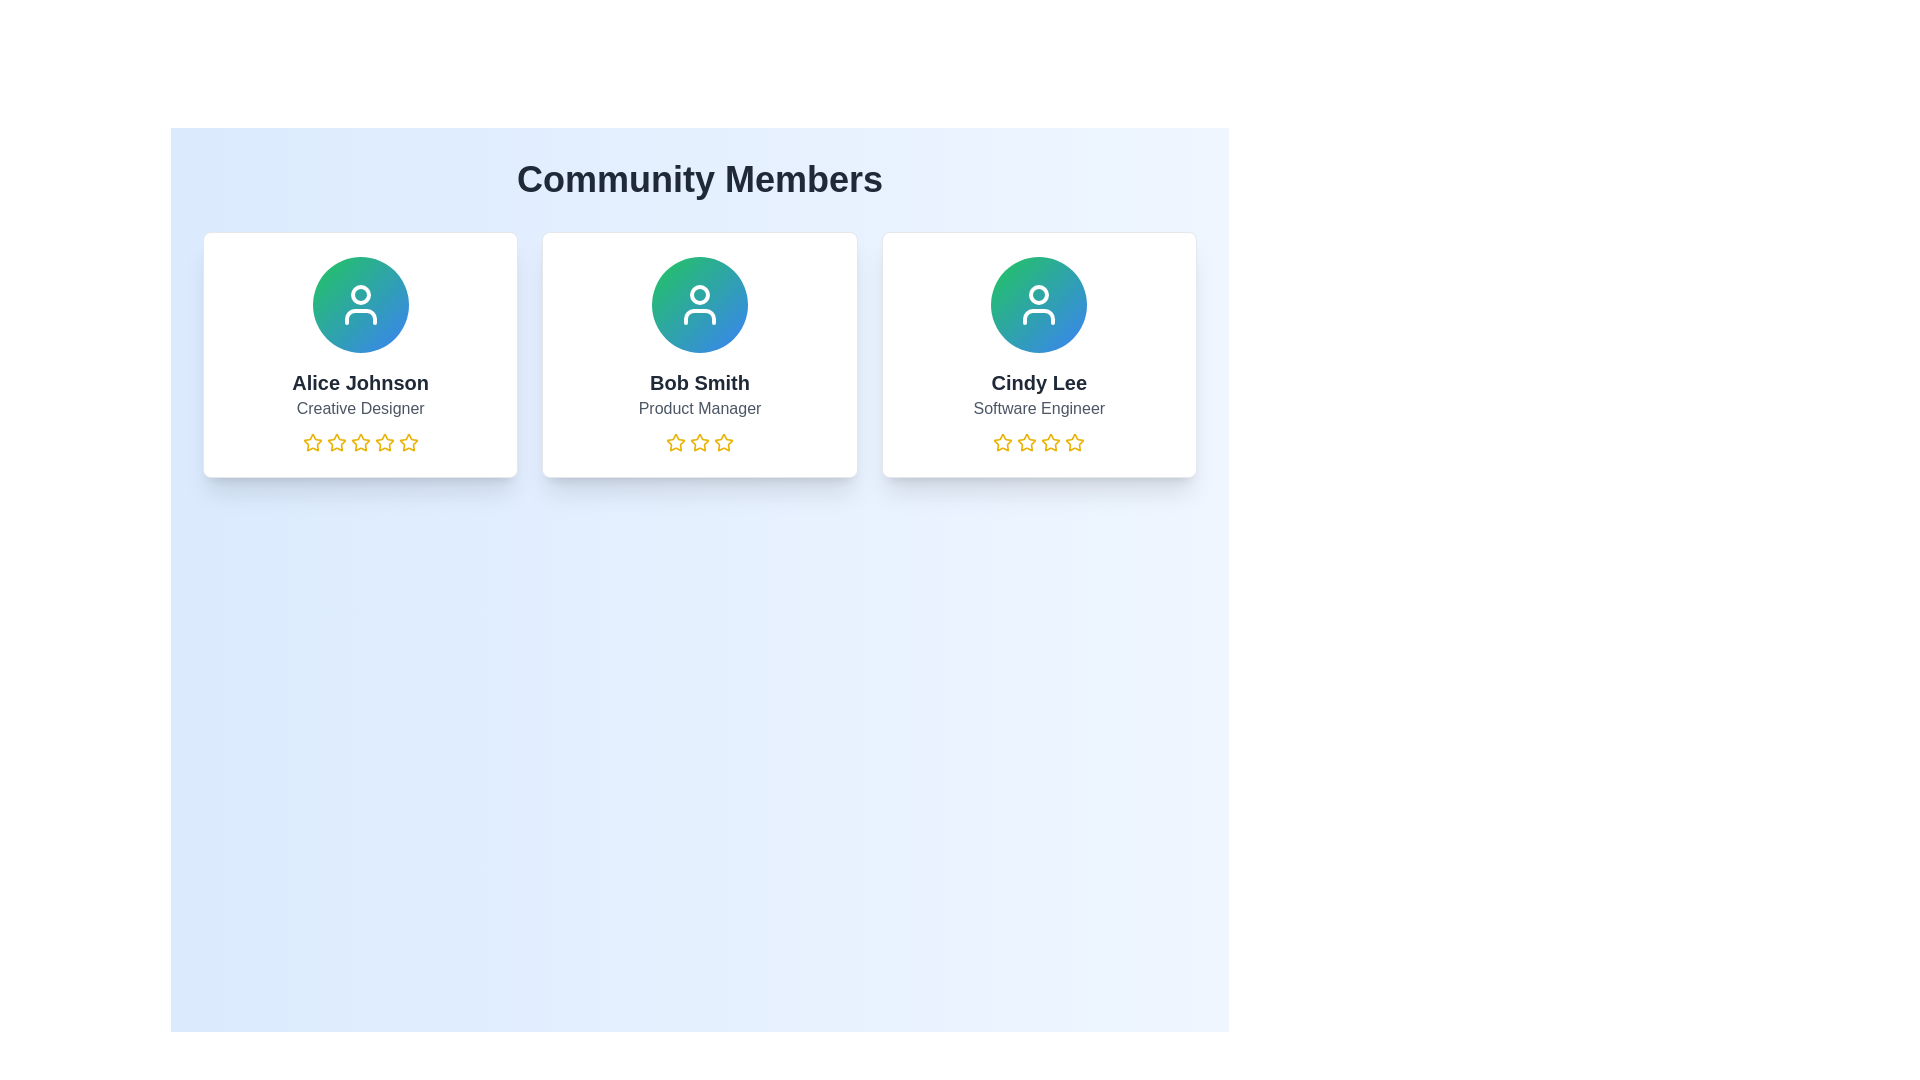  What do you see at coordinates (384, 442) in the screenshot?
I see `the fourth star icon in the 5-star rating system below Alice Johnson's profile card` at bounding box center [384, 442].